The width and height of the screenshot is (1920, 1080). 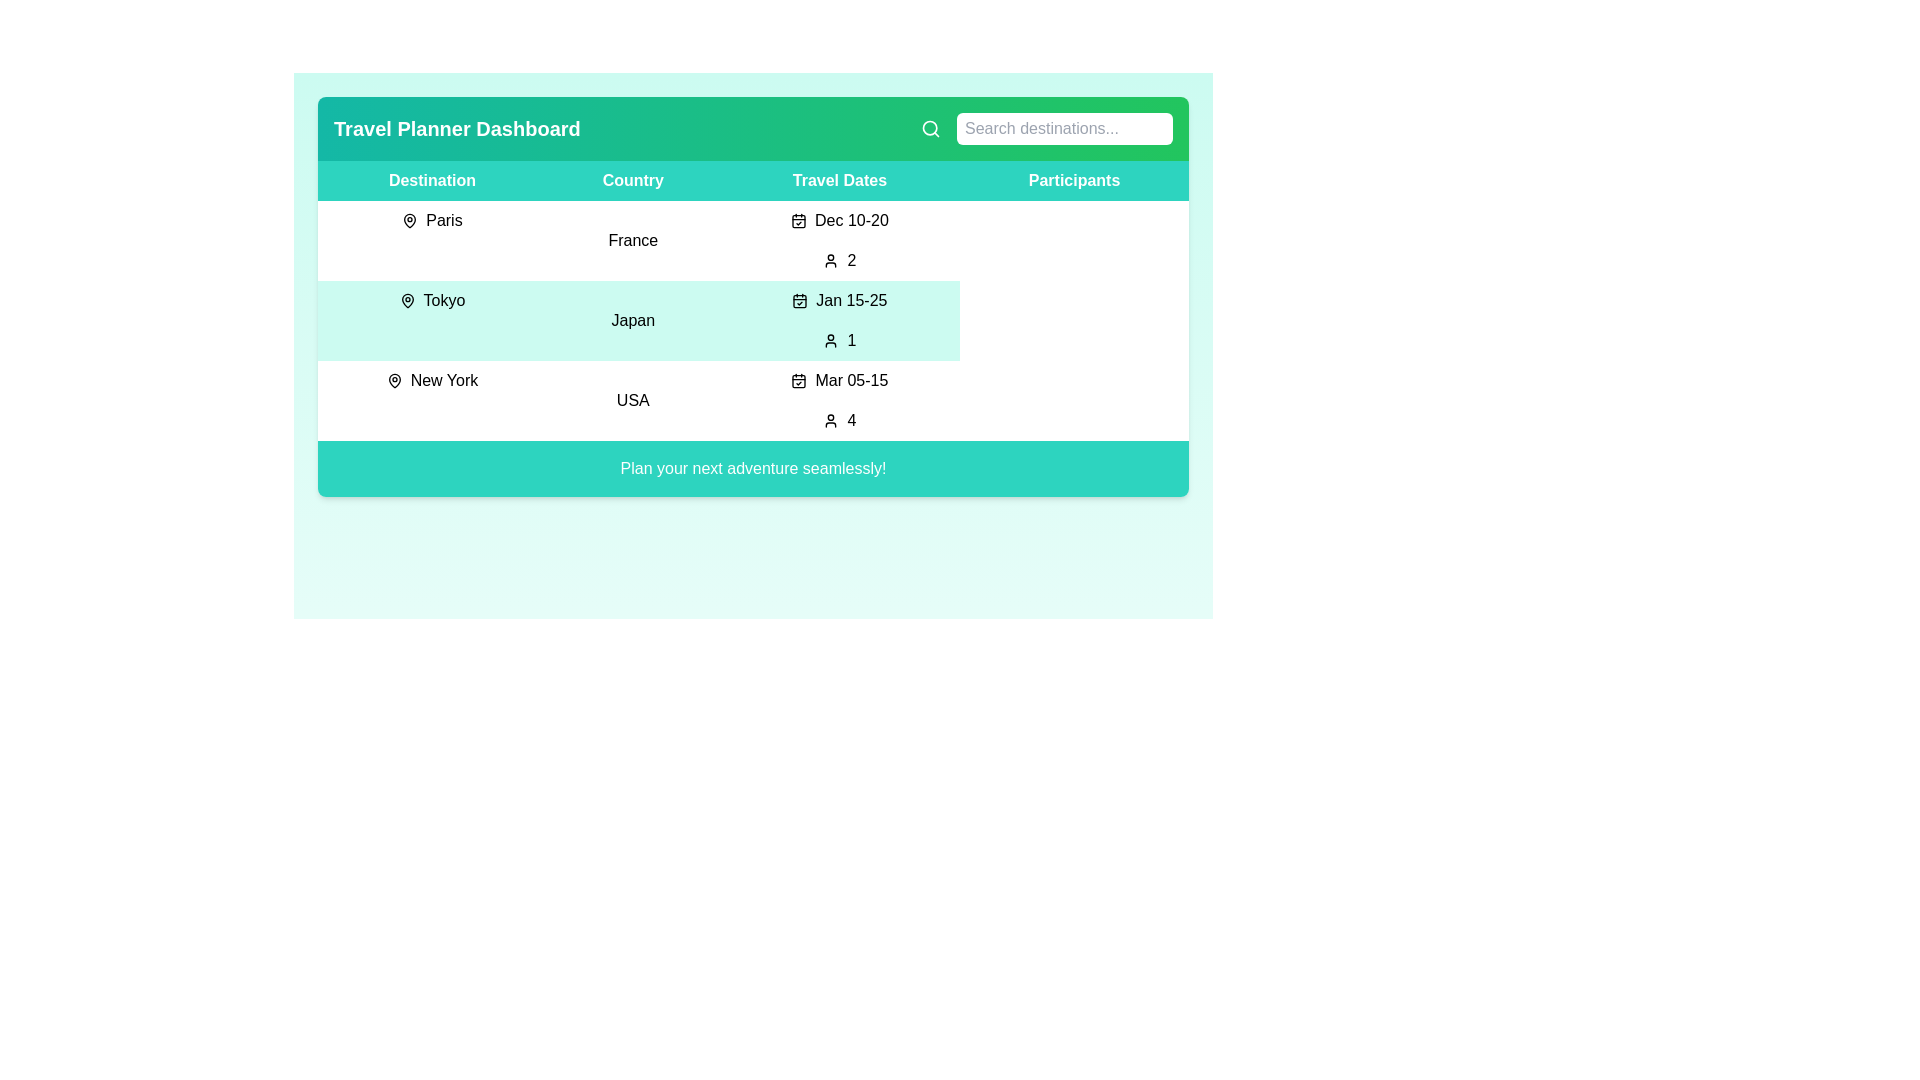 I want to click on the text label displaying 'New York' in the first column of the table, under the header 'Destination', located in the third row, so click(x=431, y=381).